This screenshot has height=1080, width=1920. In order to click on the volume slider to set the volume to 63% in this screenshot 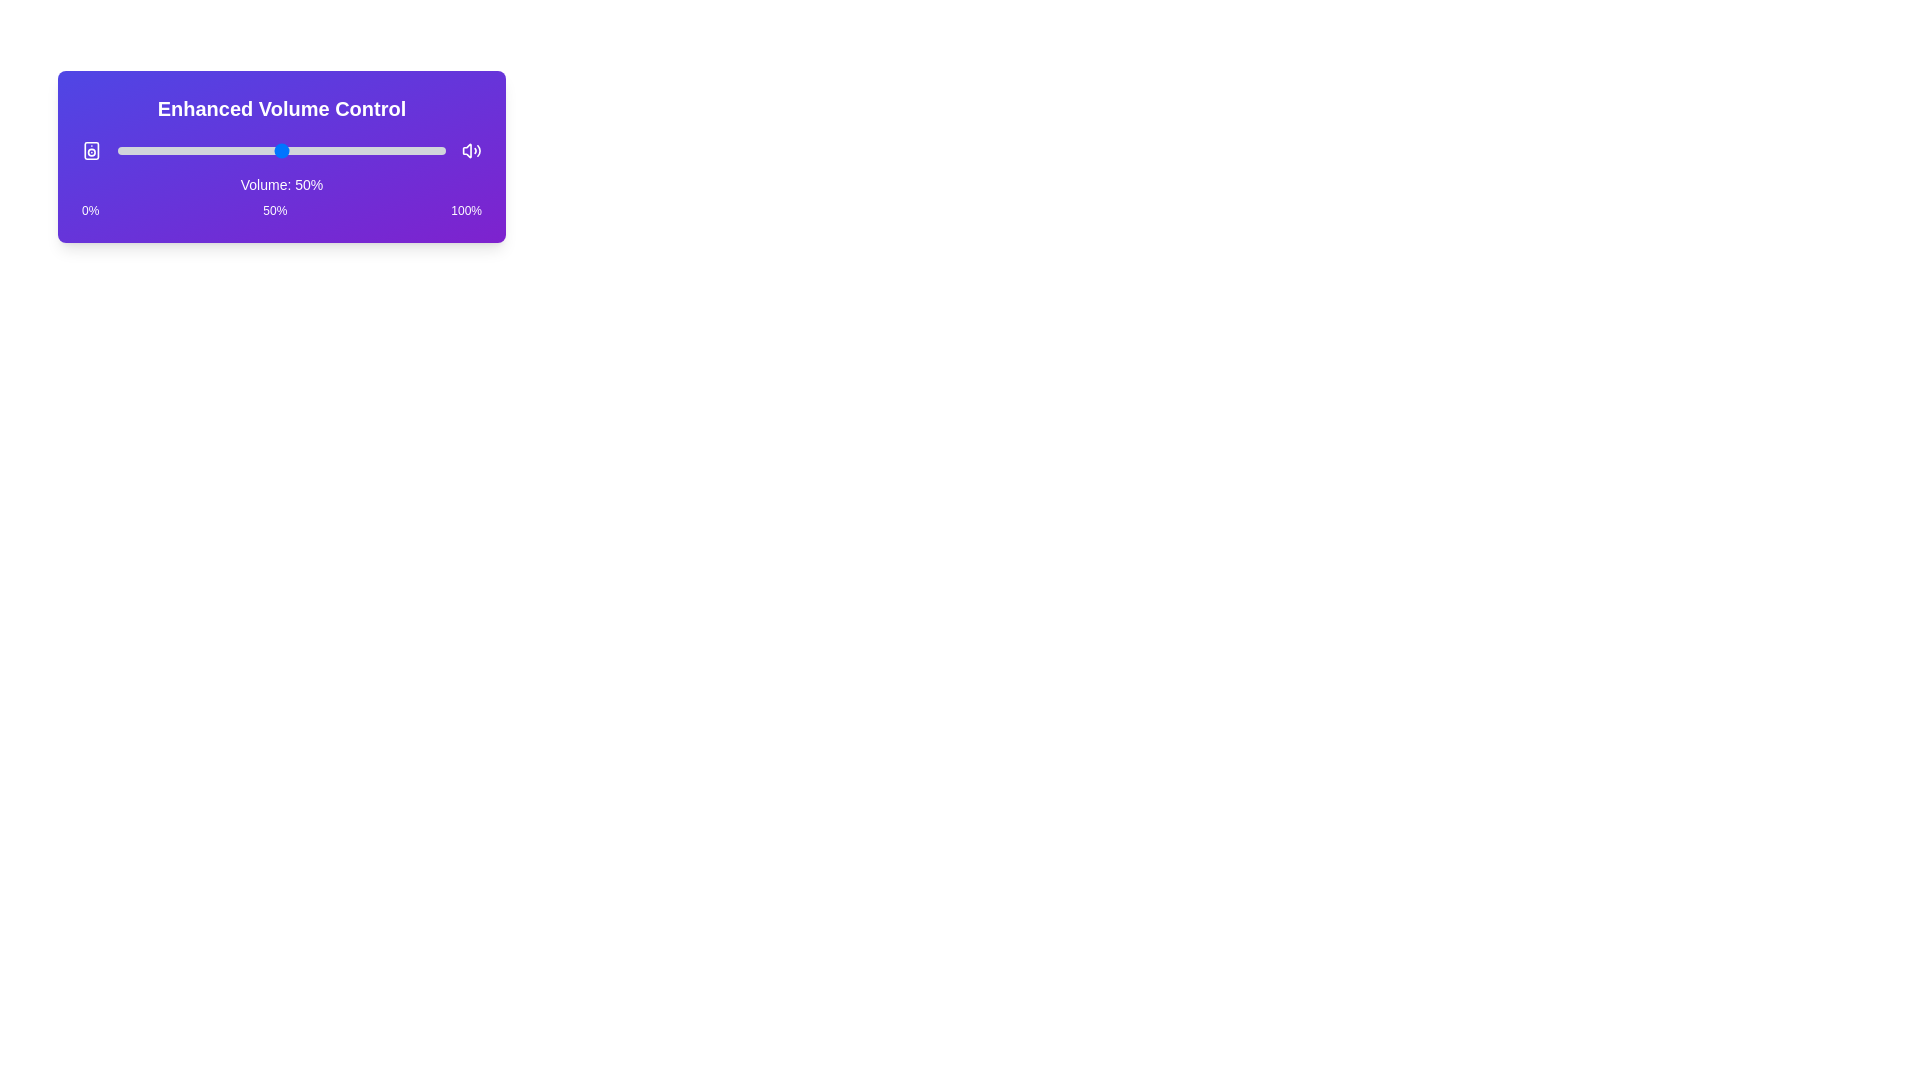, I will do `click(324, 149)`.